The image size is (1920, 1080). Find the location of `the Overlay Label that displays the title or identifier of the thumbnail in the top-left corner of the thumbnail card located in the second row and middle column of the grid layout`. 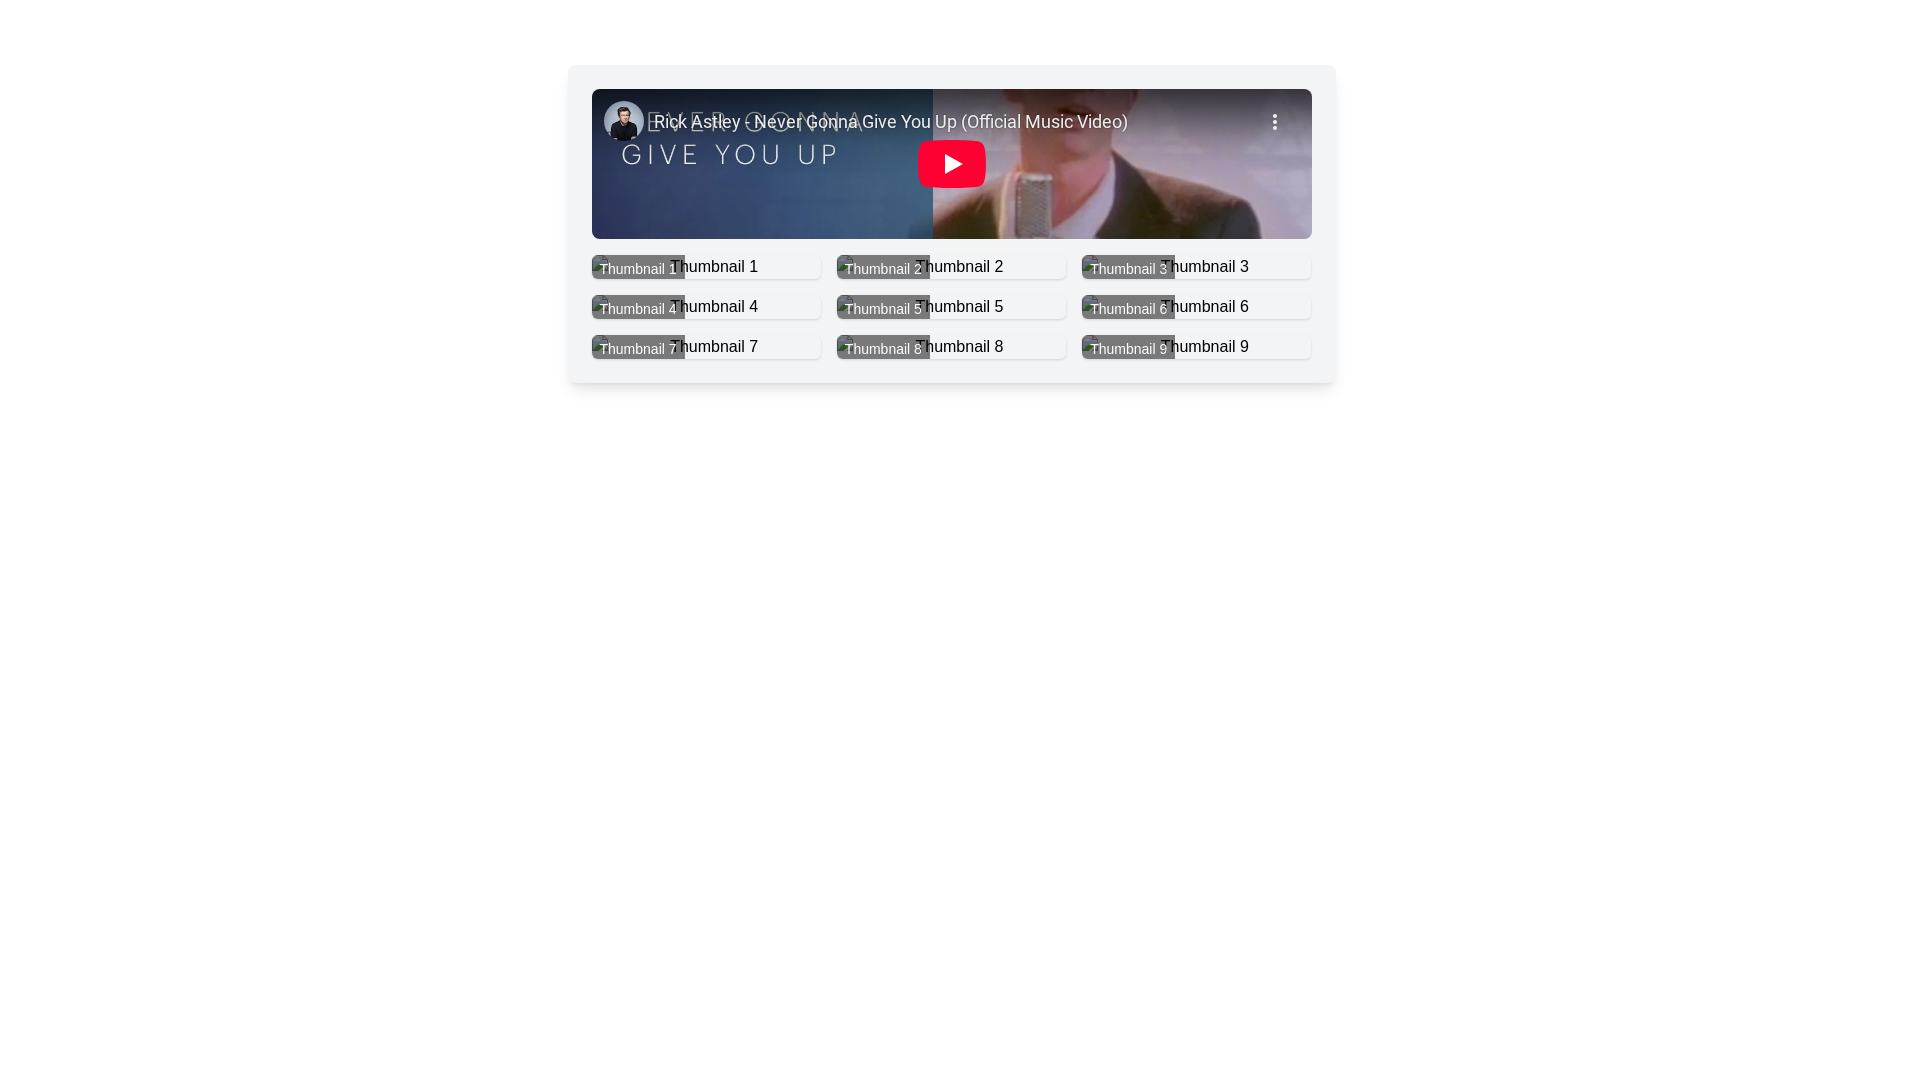

the Overlay Label that displays the title or identifier of the thumbnail in the top-left corner of the thumbnail card located in the second row and middle column of the grid layout is located at coordinates (882, 347).